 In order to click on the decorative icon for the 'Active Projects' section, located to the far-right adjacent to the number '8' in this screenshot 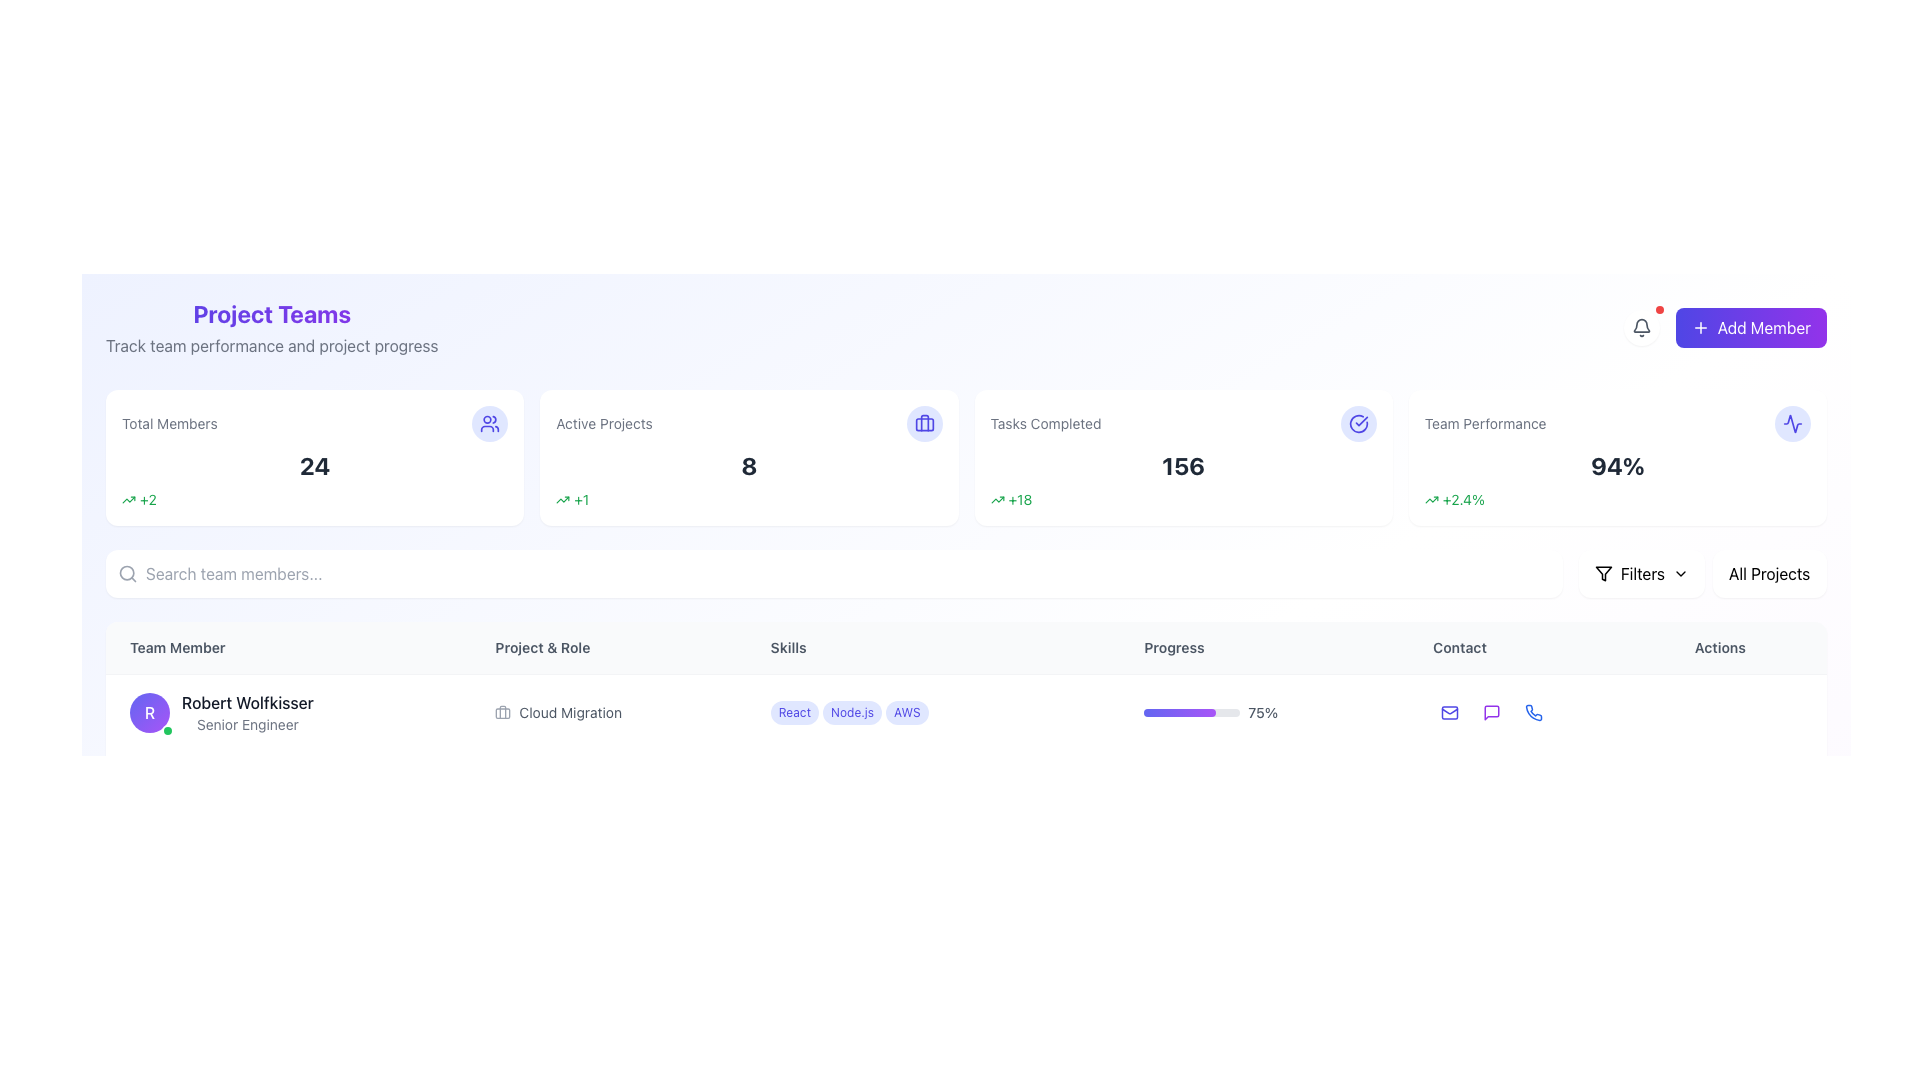, I will do `click(923, 423)`.